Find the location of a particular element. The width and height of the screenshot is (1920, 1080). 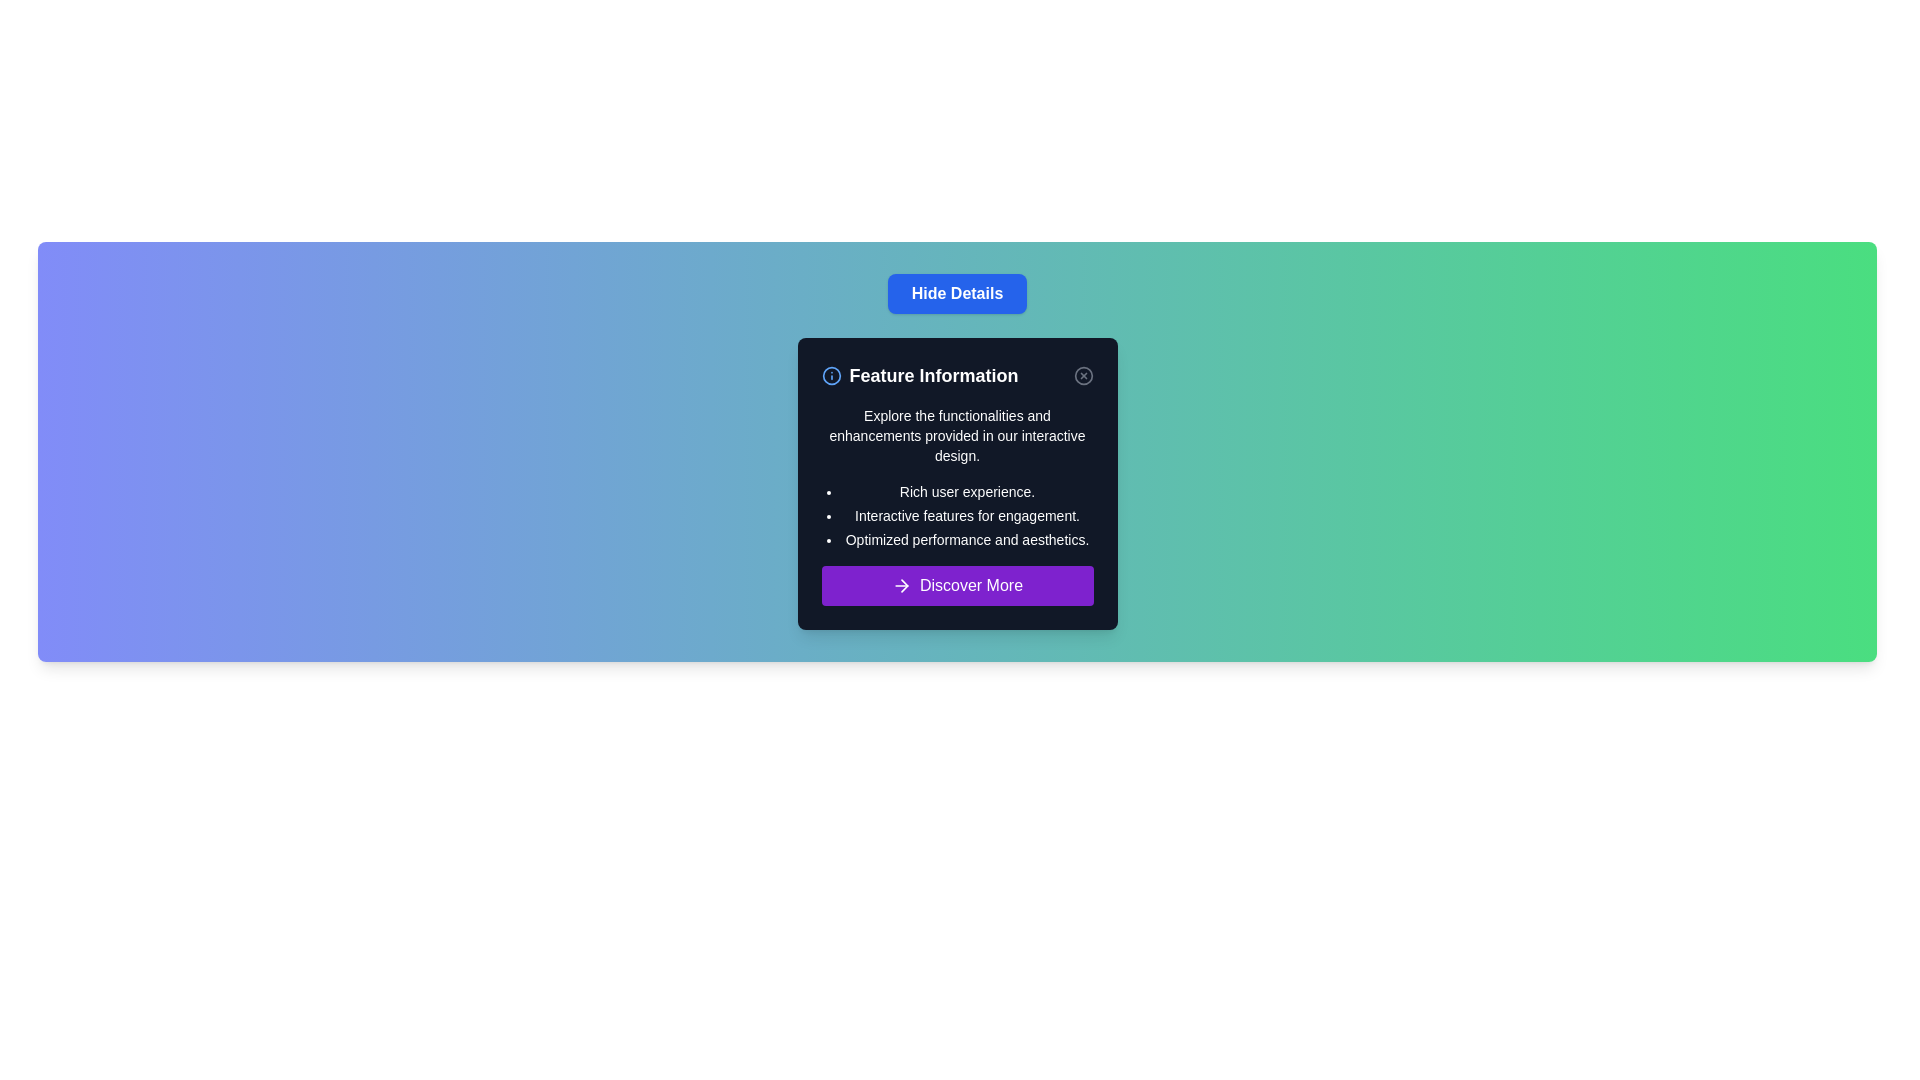

the first bullet point text in the feature information card, located below the title 'Feature Information' is located at coordinates (967, 492).